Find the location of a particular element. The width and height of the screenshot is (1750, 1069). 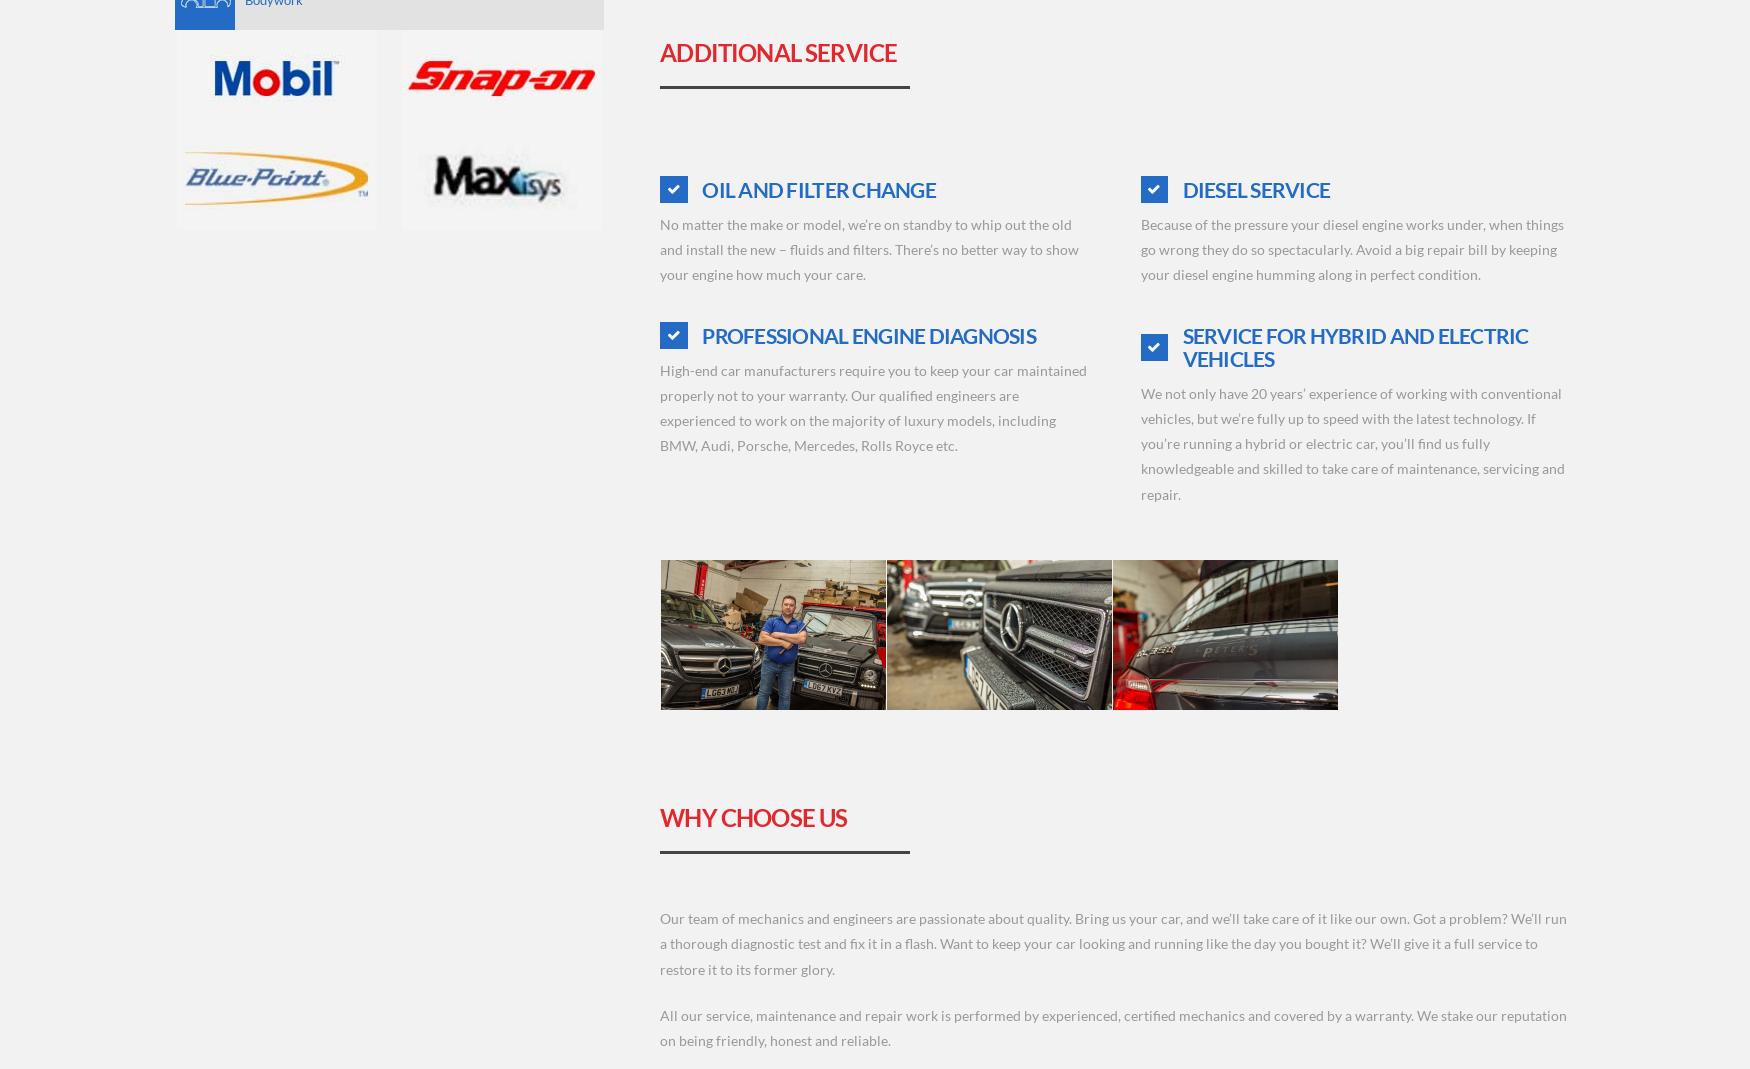

'Service for hybrid and electric vehicles' is located at coordinates (1180, 346).